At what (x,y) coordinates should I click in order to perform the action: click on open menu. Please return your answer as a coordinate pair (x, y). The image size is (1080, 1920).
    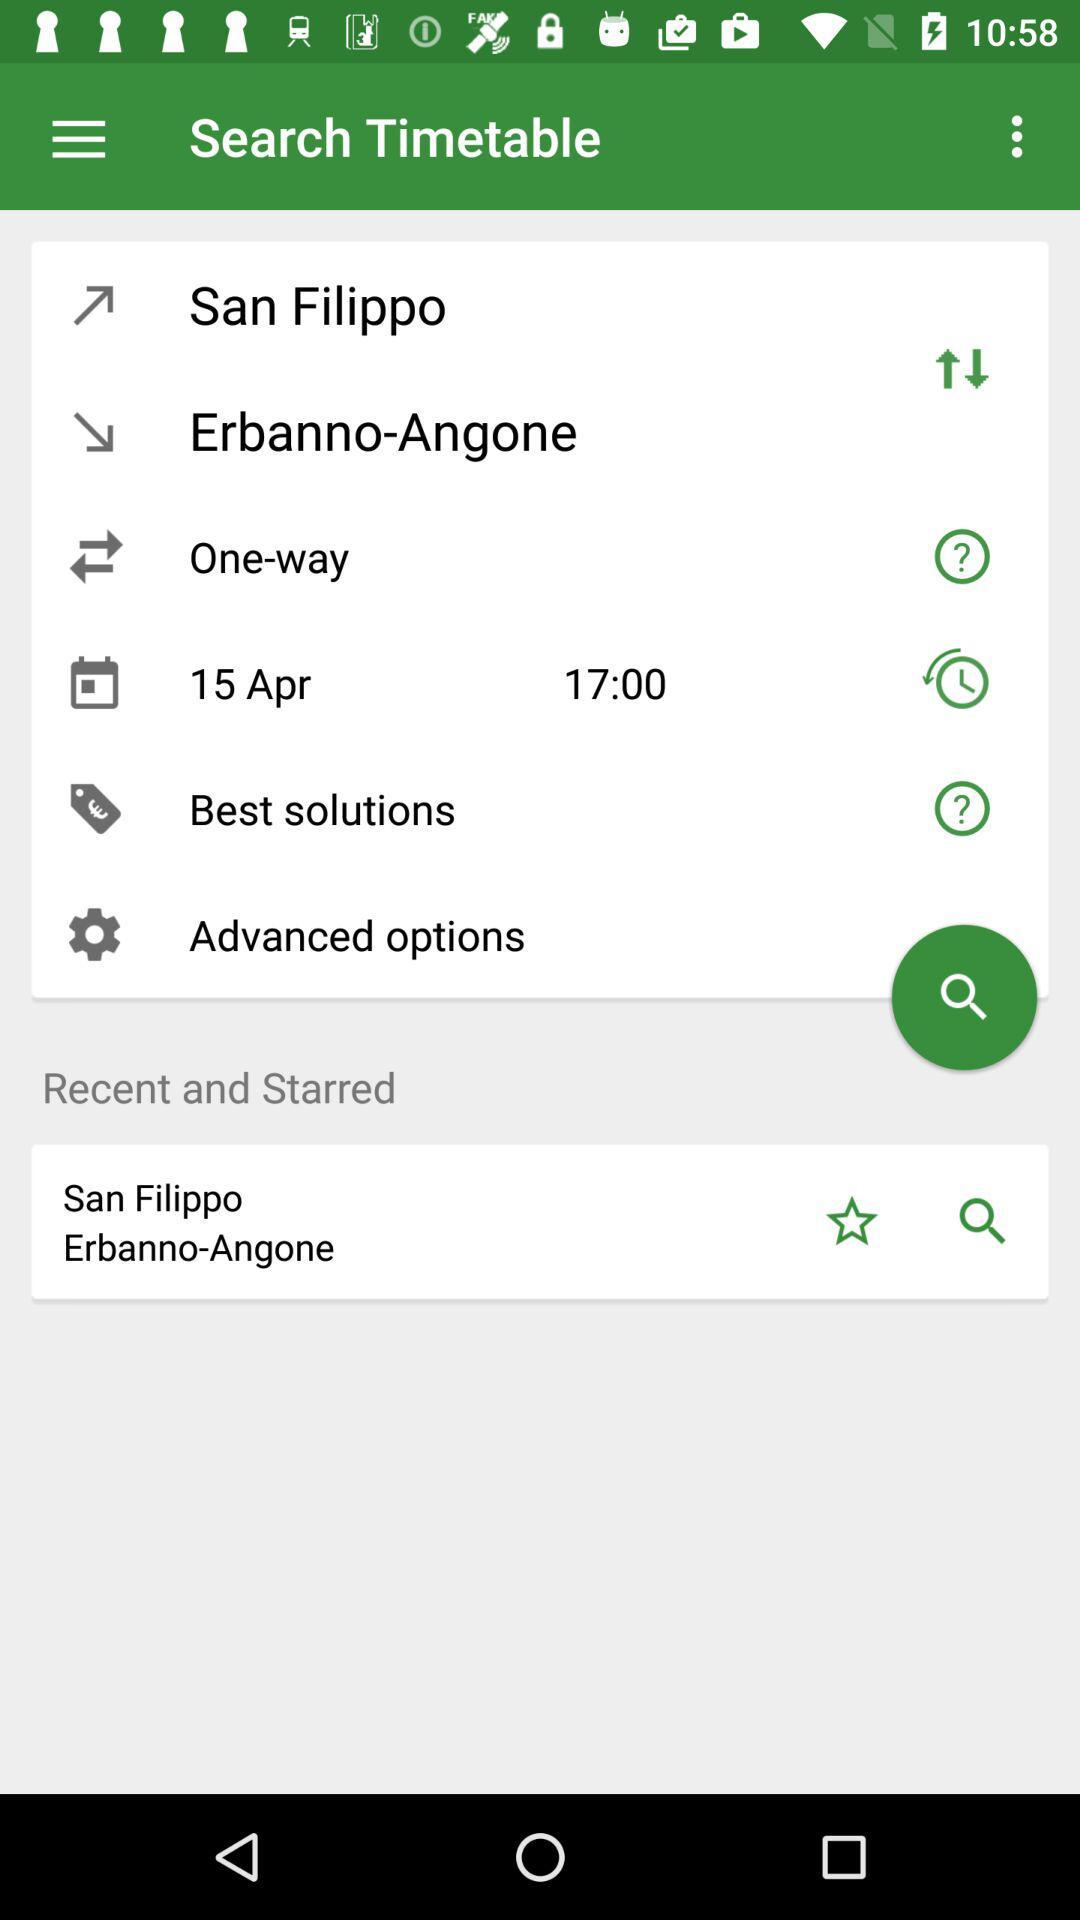
    Looking at the image, I should click on (88, 135).